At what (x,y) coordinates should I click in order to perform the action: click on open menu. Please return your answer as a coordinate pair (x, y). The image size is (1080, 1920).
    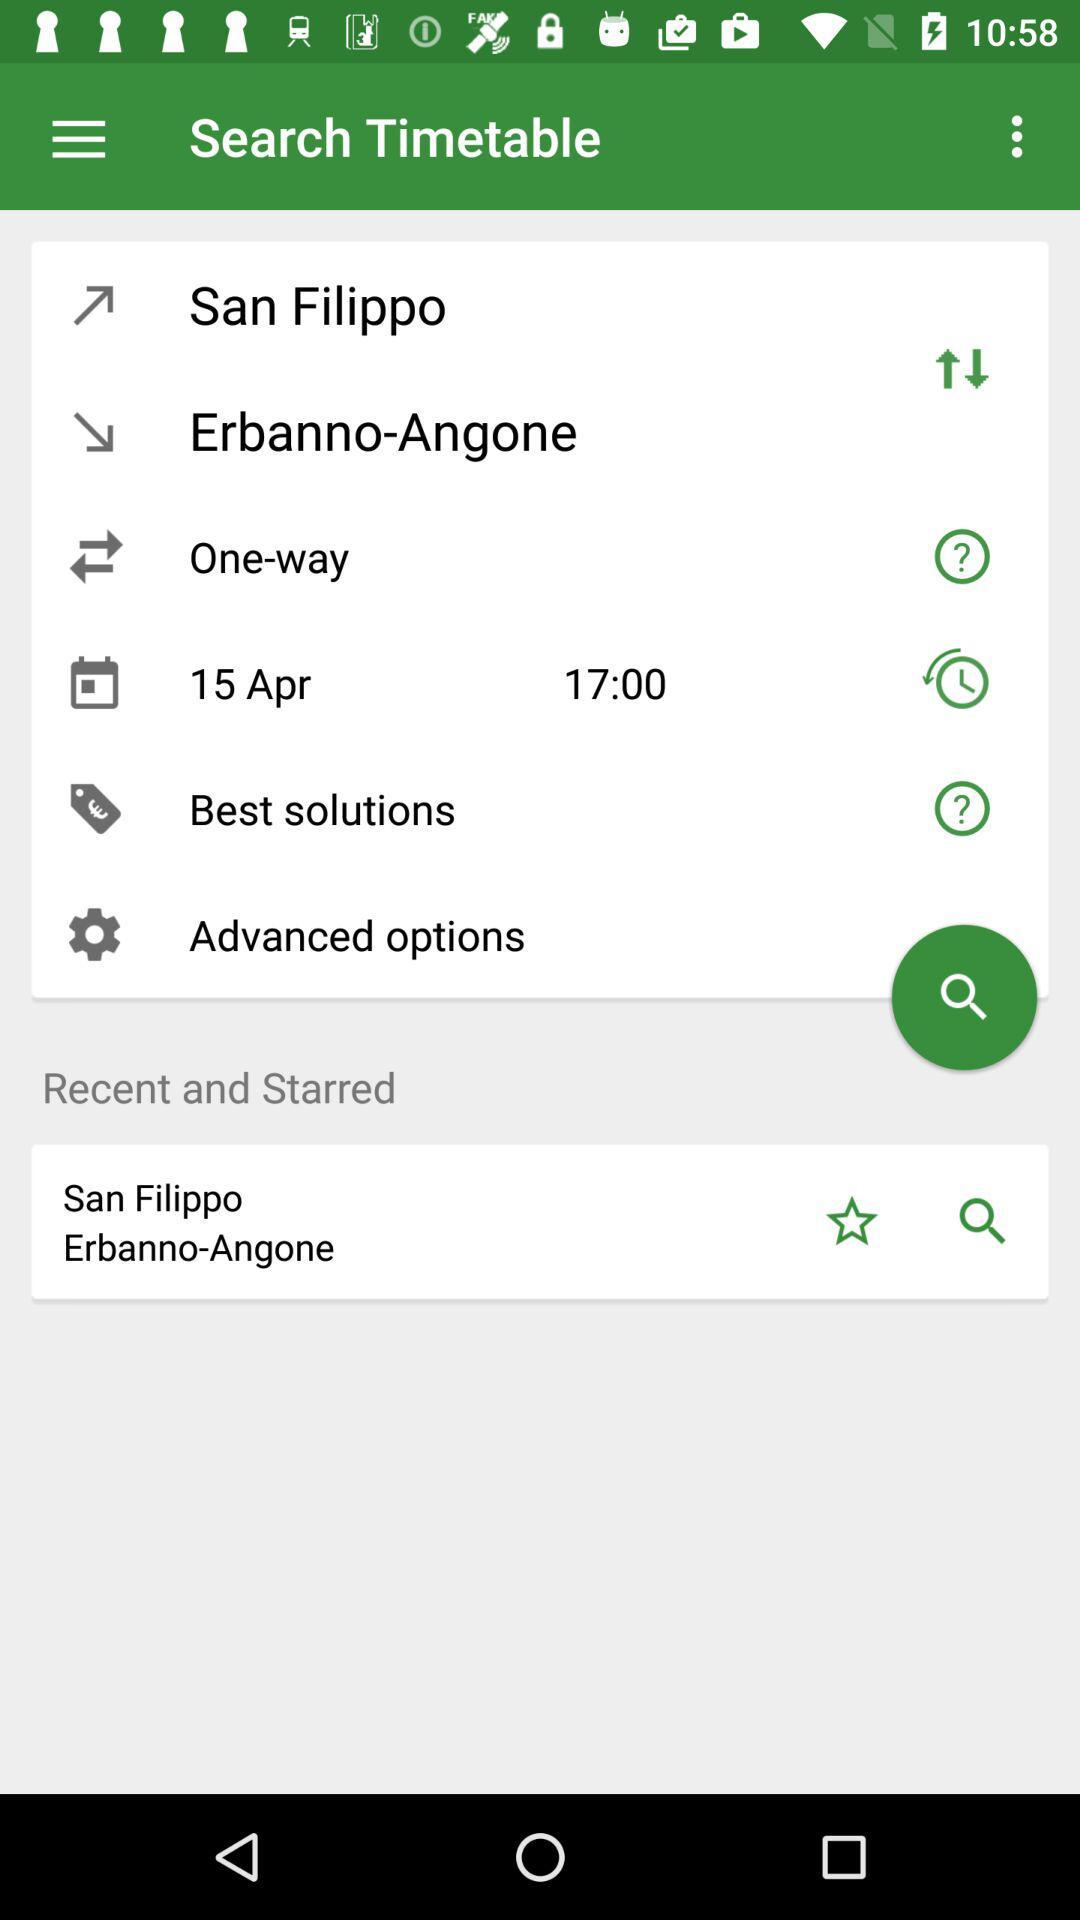
    Looking at the image, I should click on (88, 135).